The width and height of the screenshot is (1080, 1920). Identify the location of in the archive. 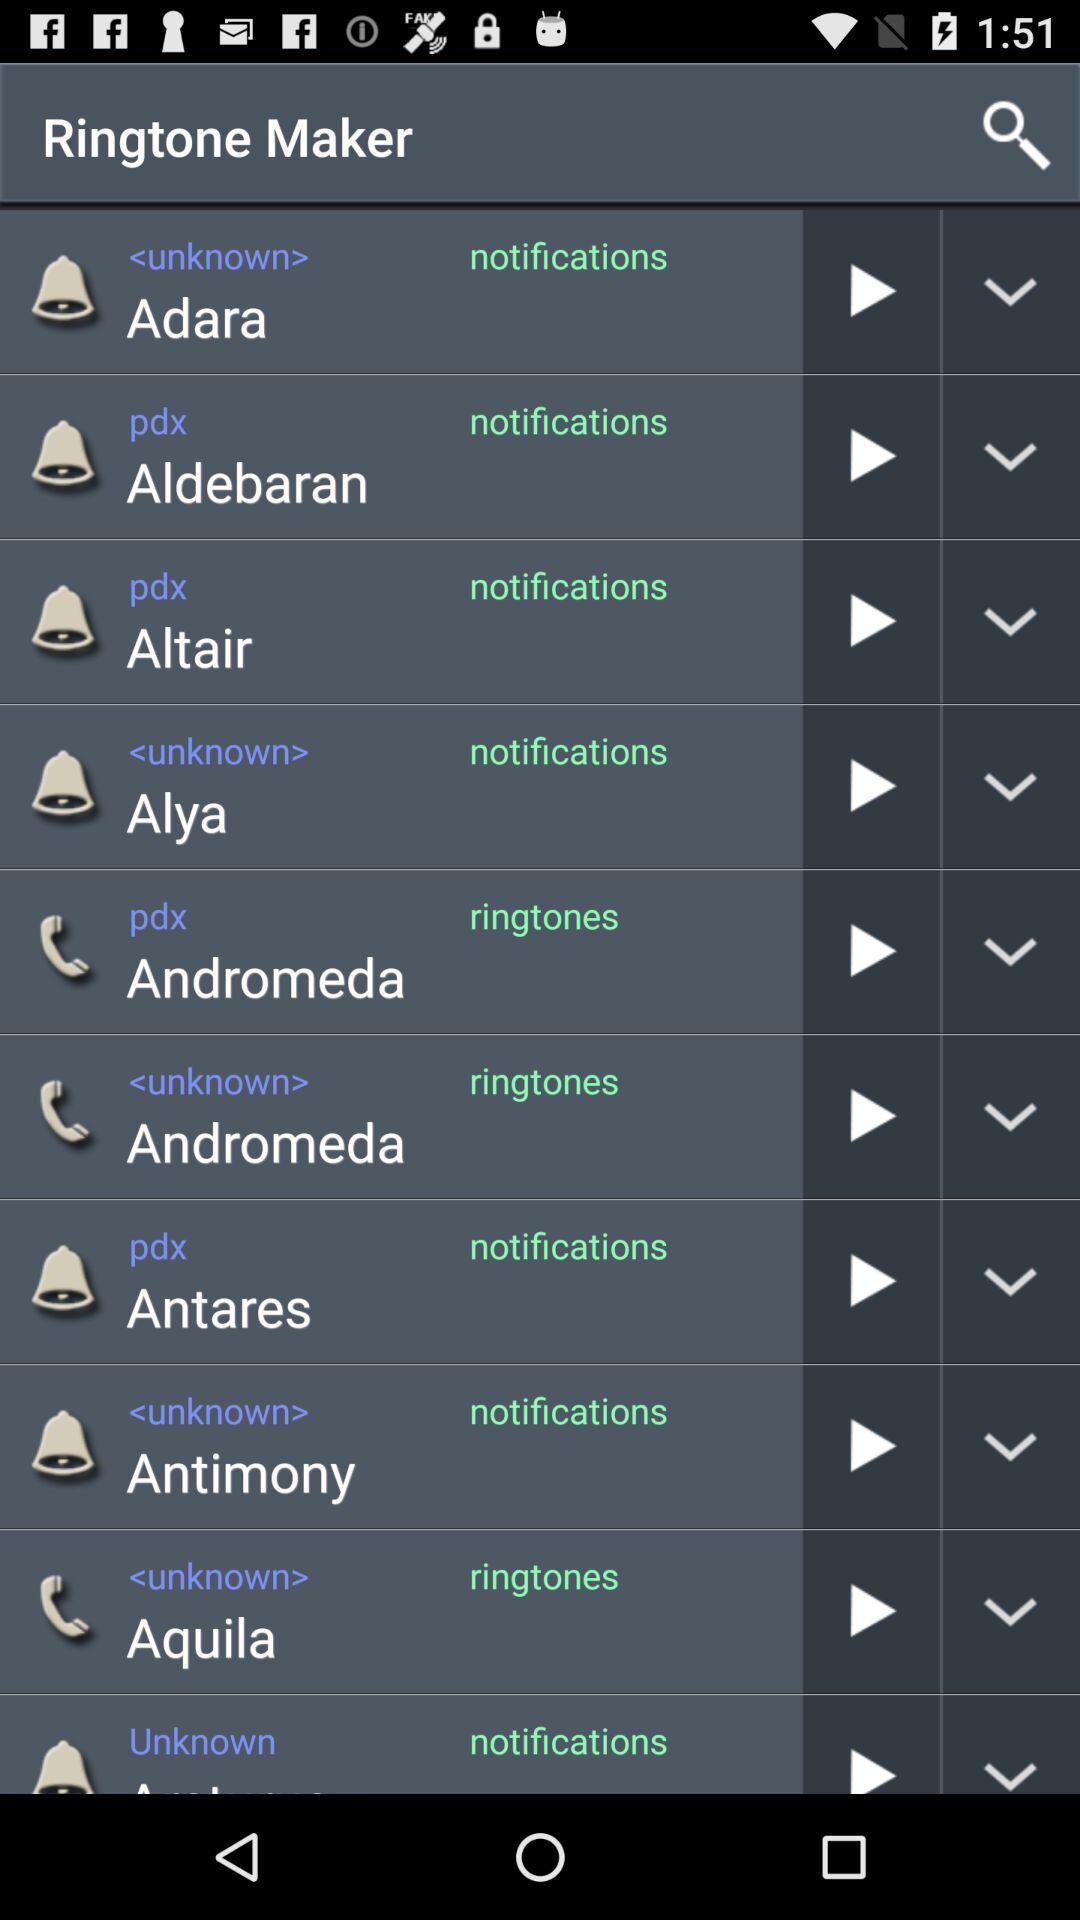
(870, 620).